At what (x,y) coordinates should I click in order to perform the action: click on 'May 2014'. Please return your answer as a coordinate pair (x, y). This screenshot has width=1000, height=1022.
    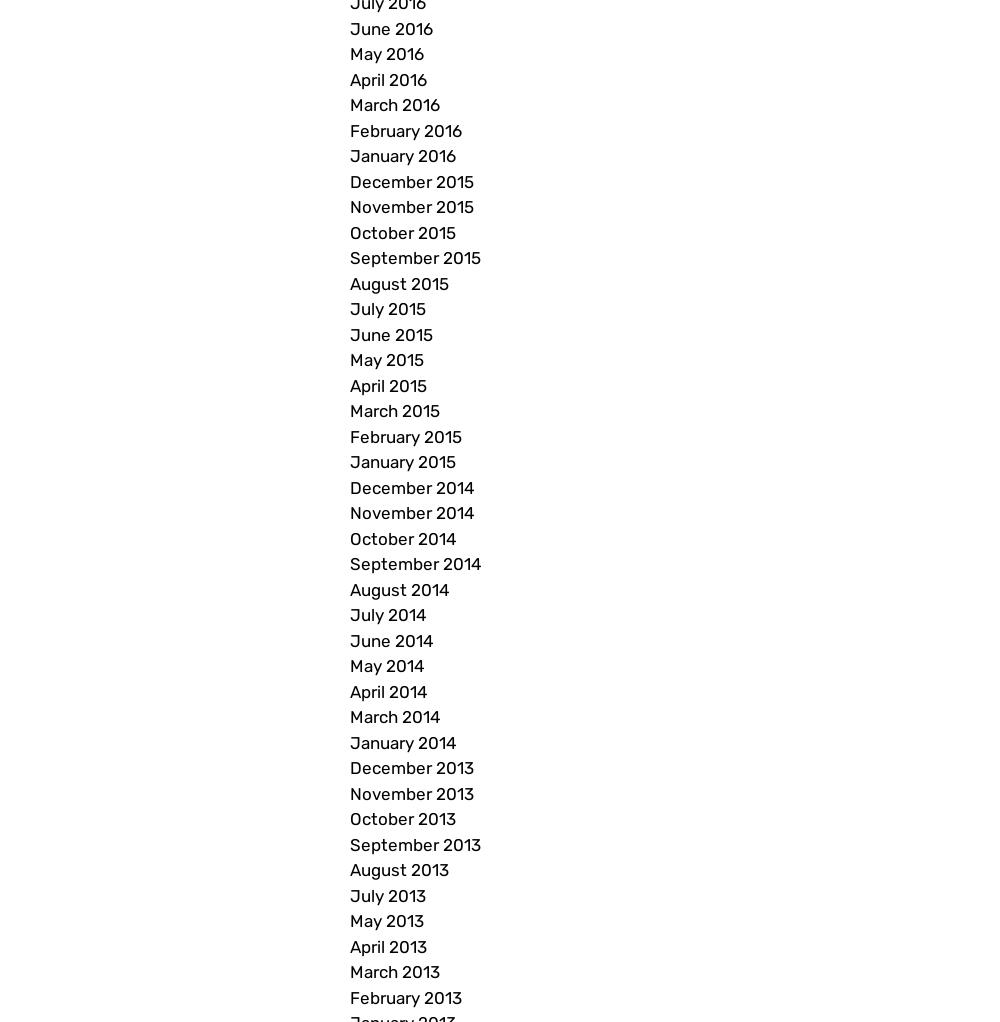
    Looking at the image, I should click on (349, 665).